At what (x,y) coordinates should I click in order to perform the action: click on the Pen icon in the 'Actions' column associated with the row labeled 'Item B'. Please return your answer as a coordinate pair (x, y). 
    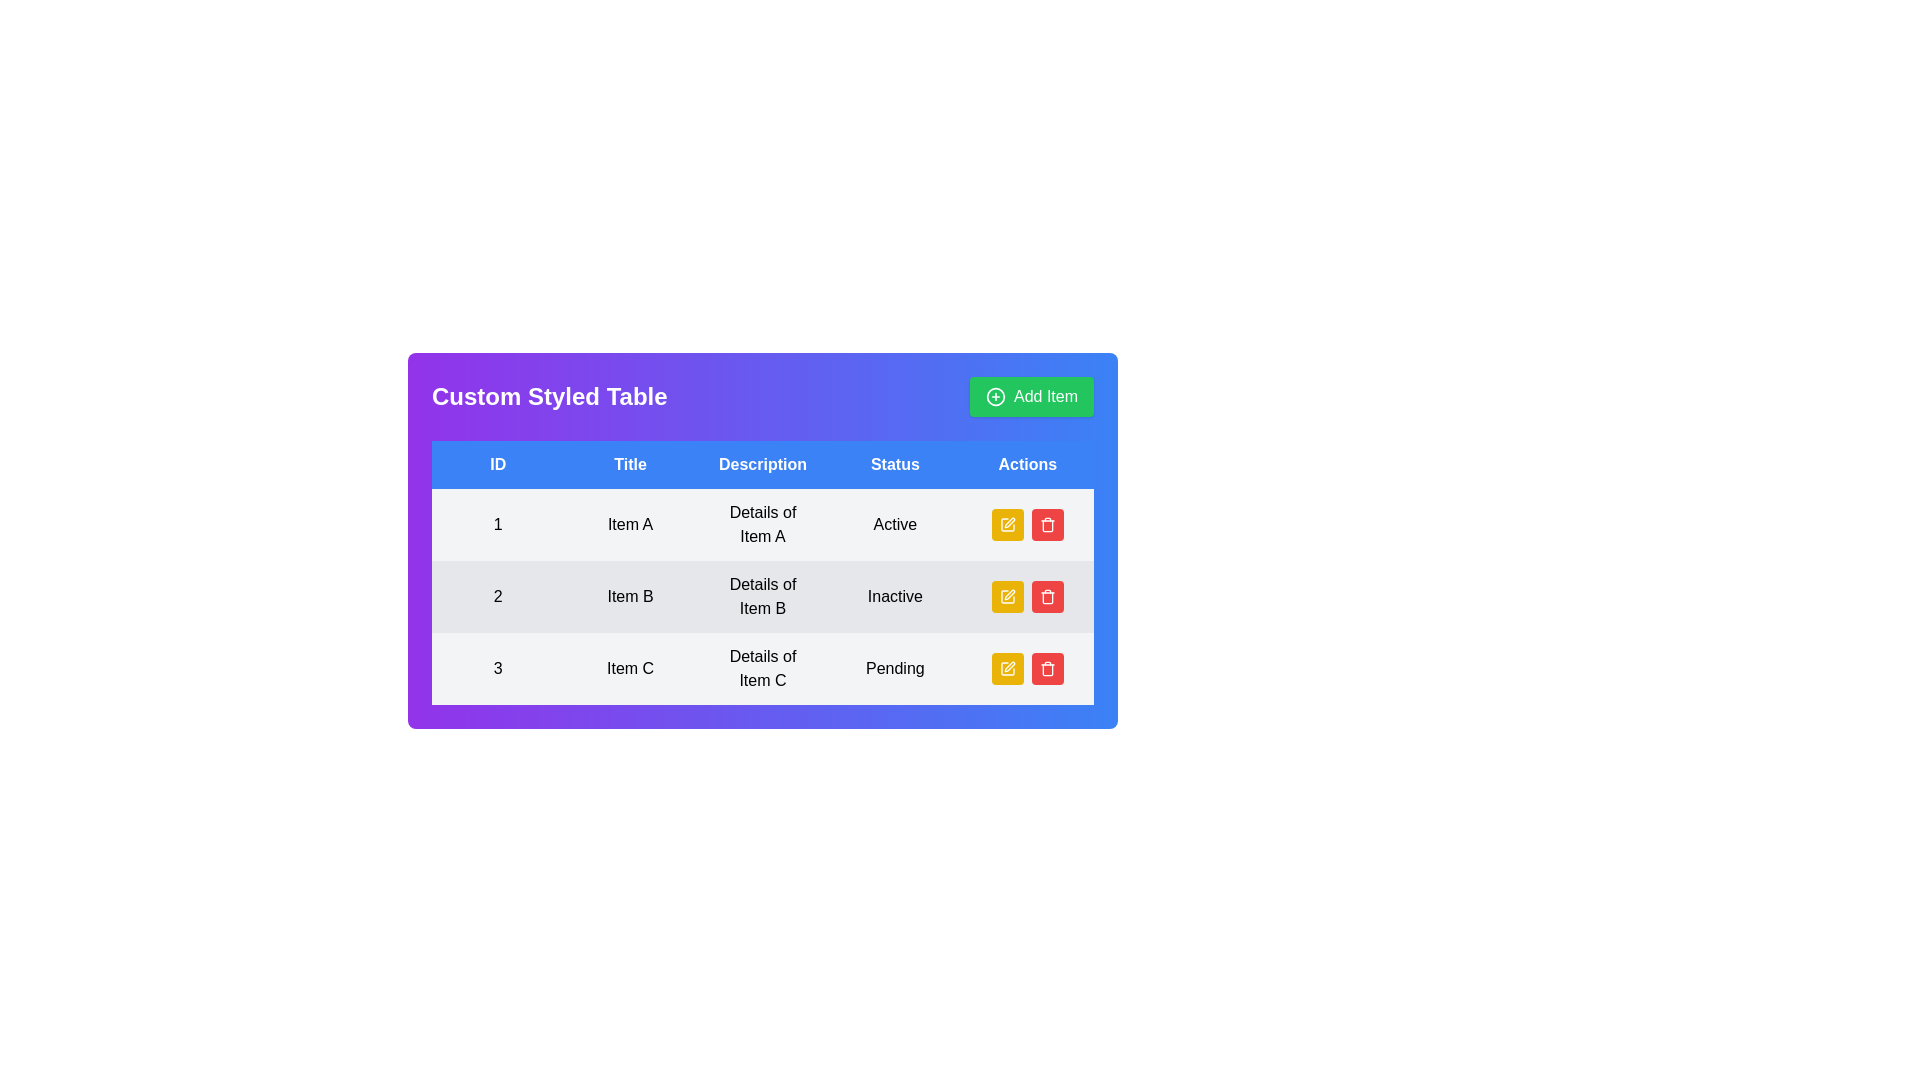
    Looking at the image, I should click on (1009, 522).